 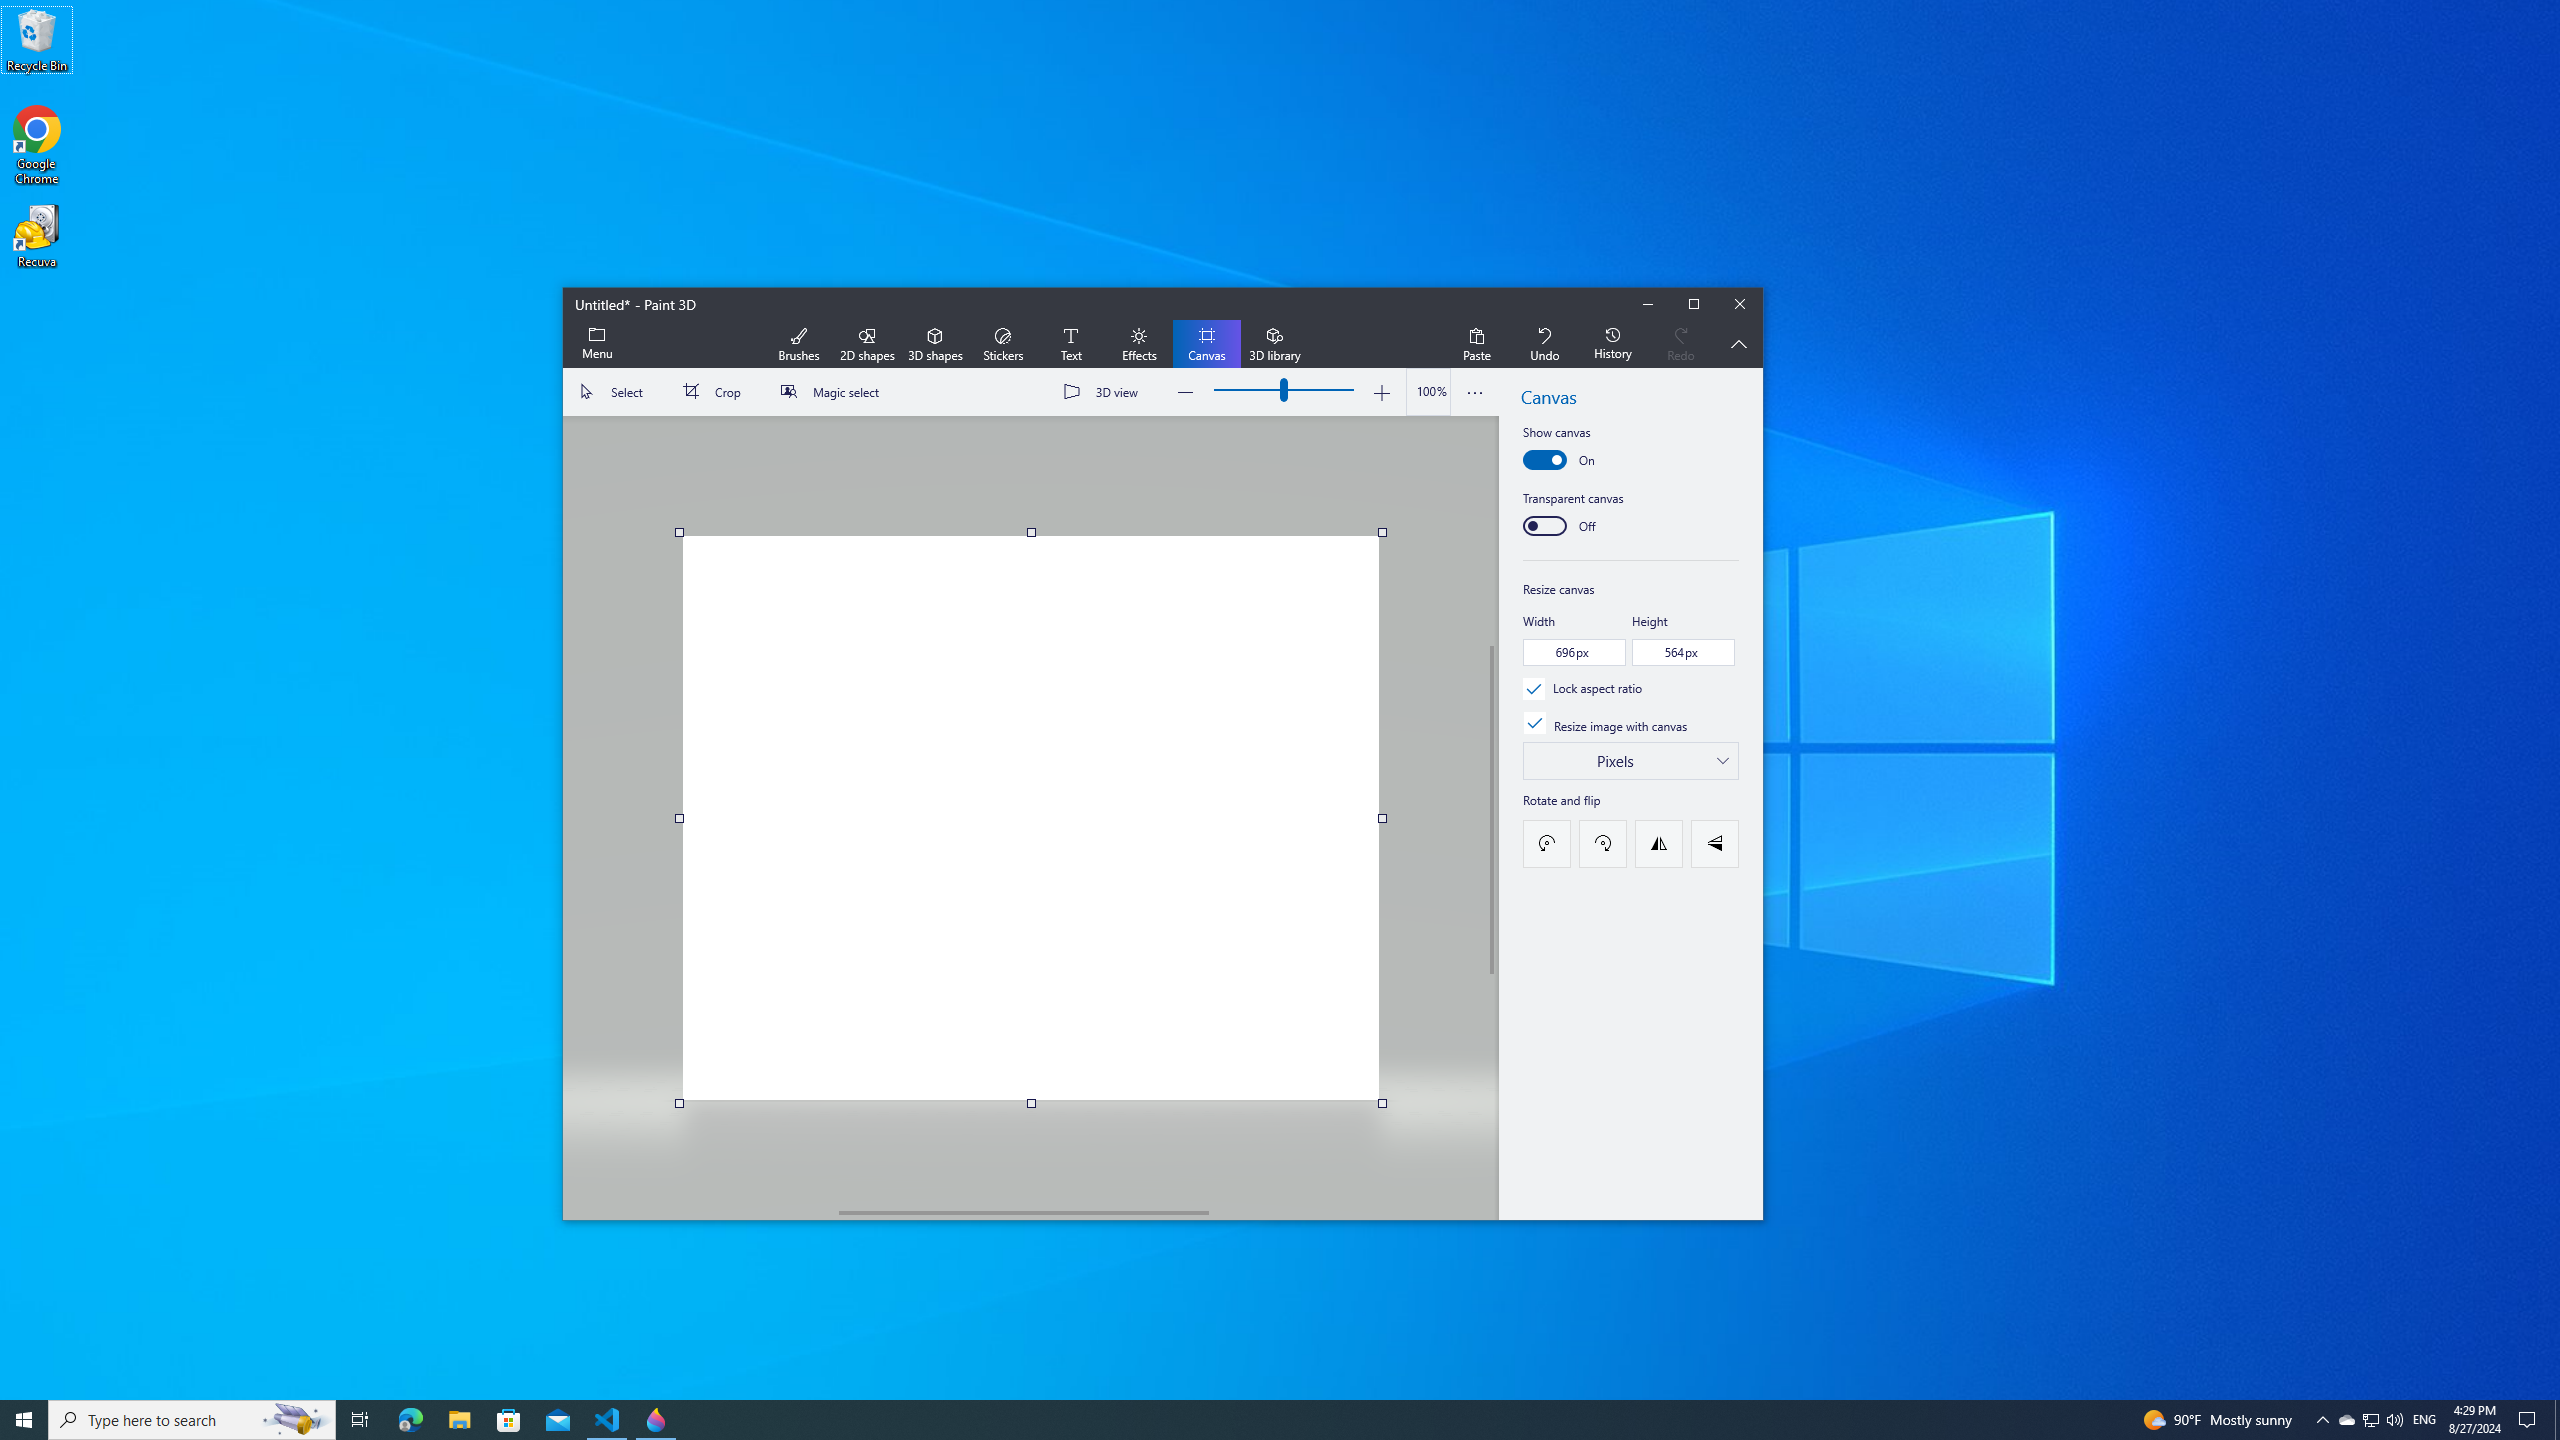 I want to click on 'Recycle Bin', so click(x=36, y=38).